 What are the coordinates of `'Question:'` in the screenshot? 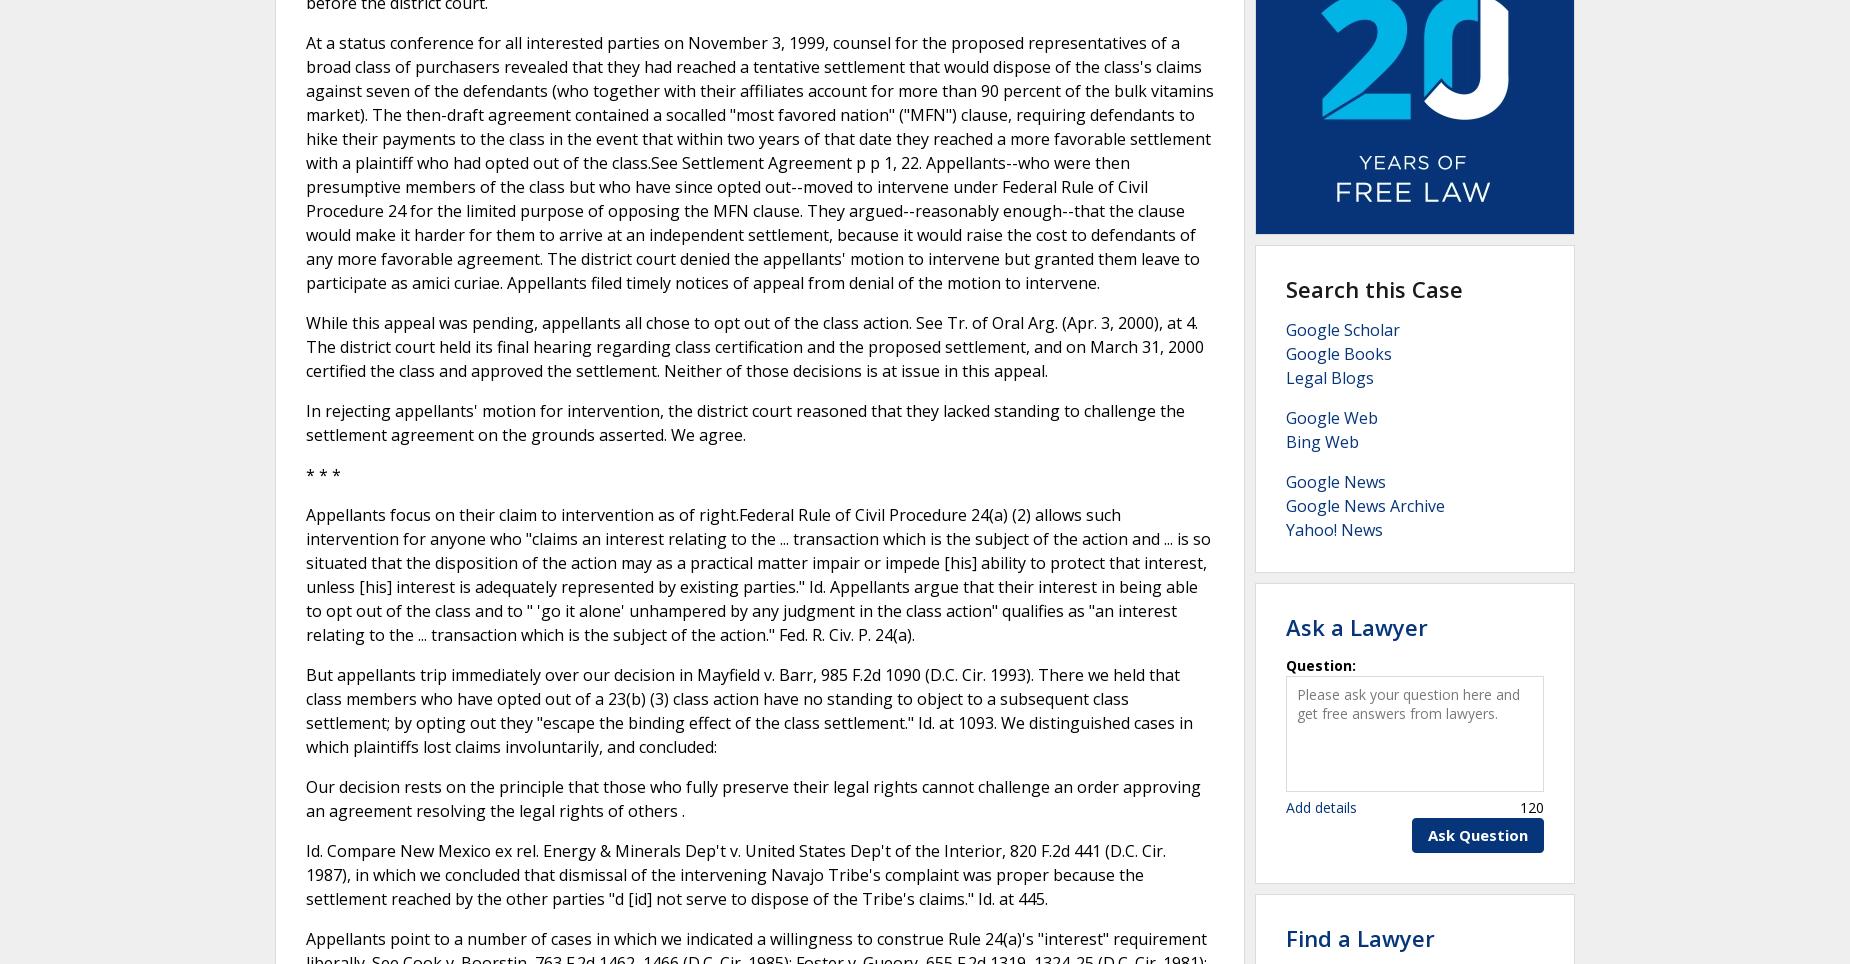 It's located at (1320, 663).